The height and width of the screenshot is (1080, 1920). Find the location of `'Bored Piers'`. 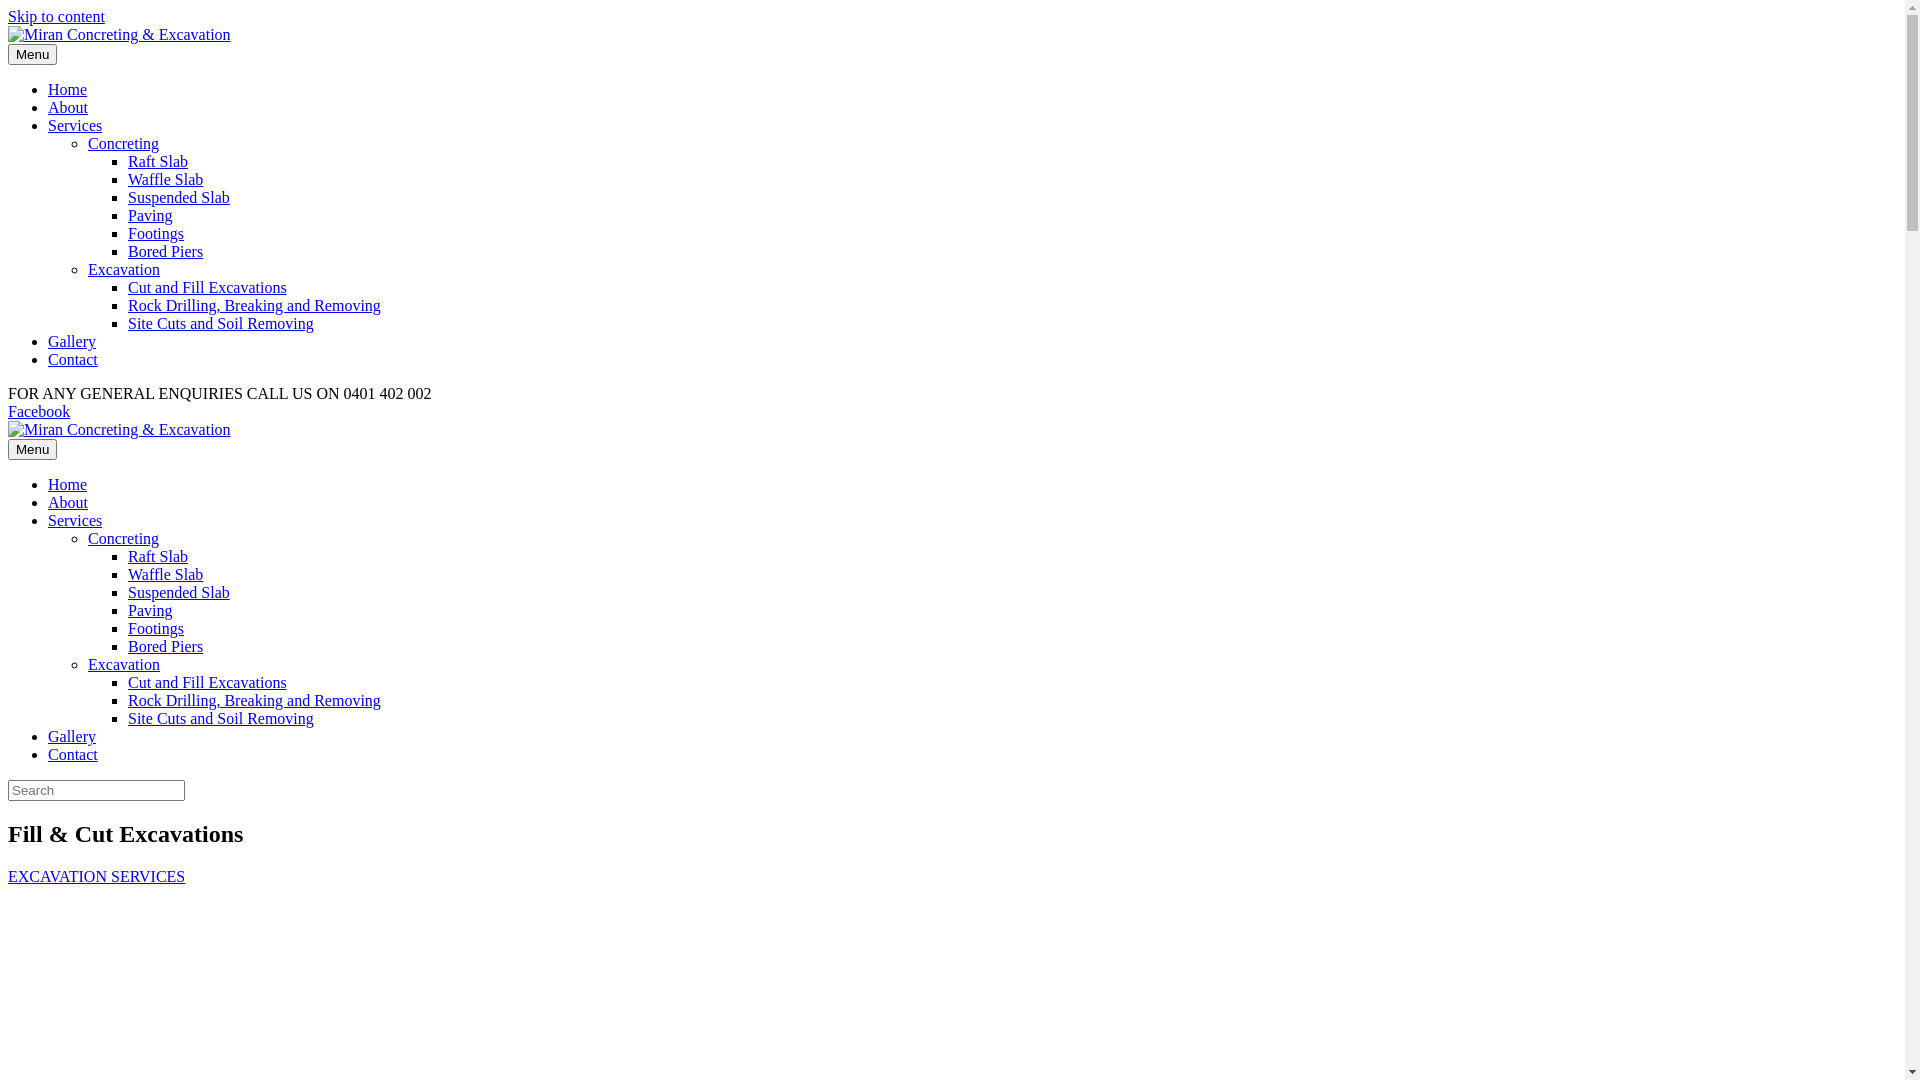

'Bored Piers' is located at coordinates (165, 250).